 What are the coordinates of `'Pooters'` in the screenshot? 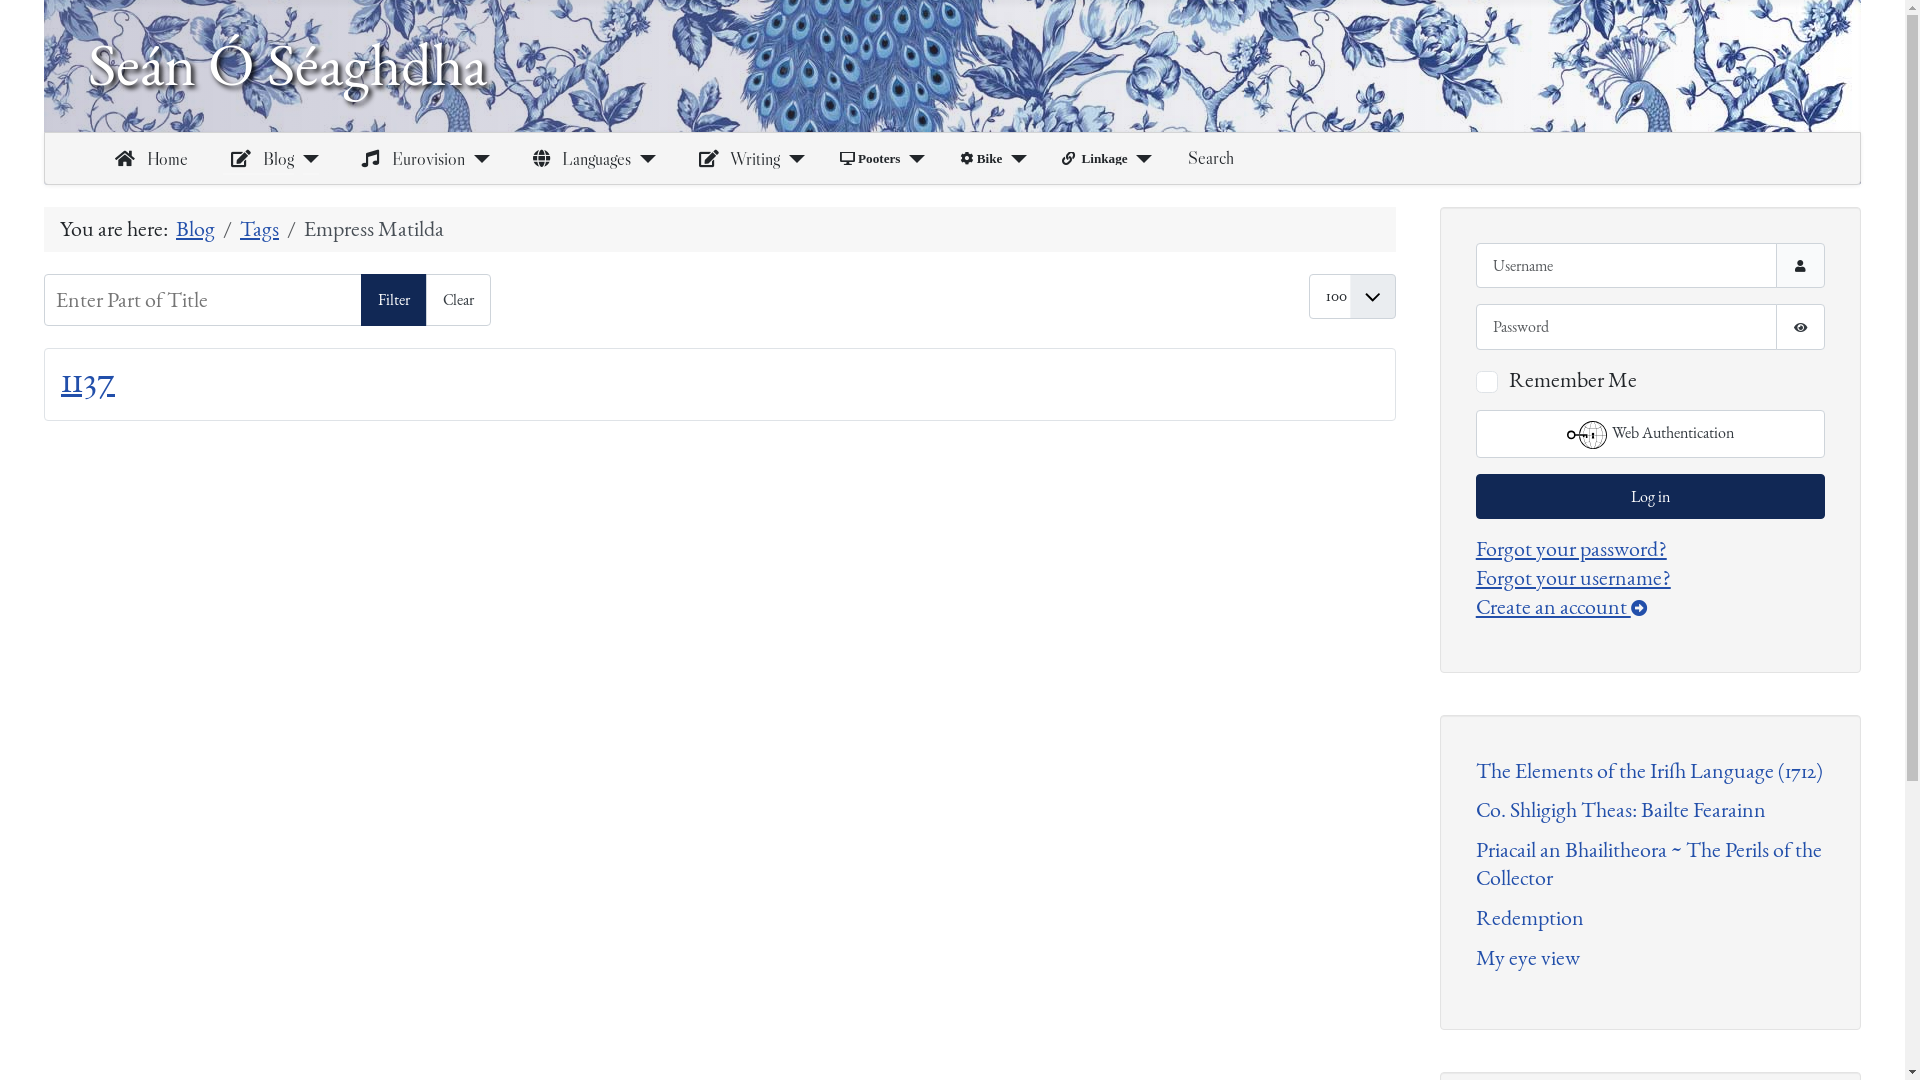 It's located at (870, 157).